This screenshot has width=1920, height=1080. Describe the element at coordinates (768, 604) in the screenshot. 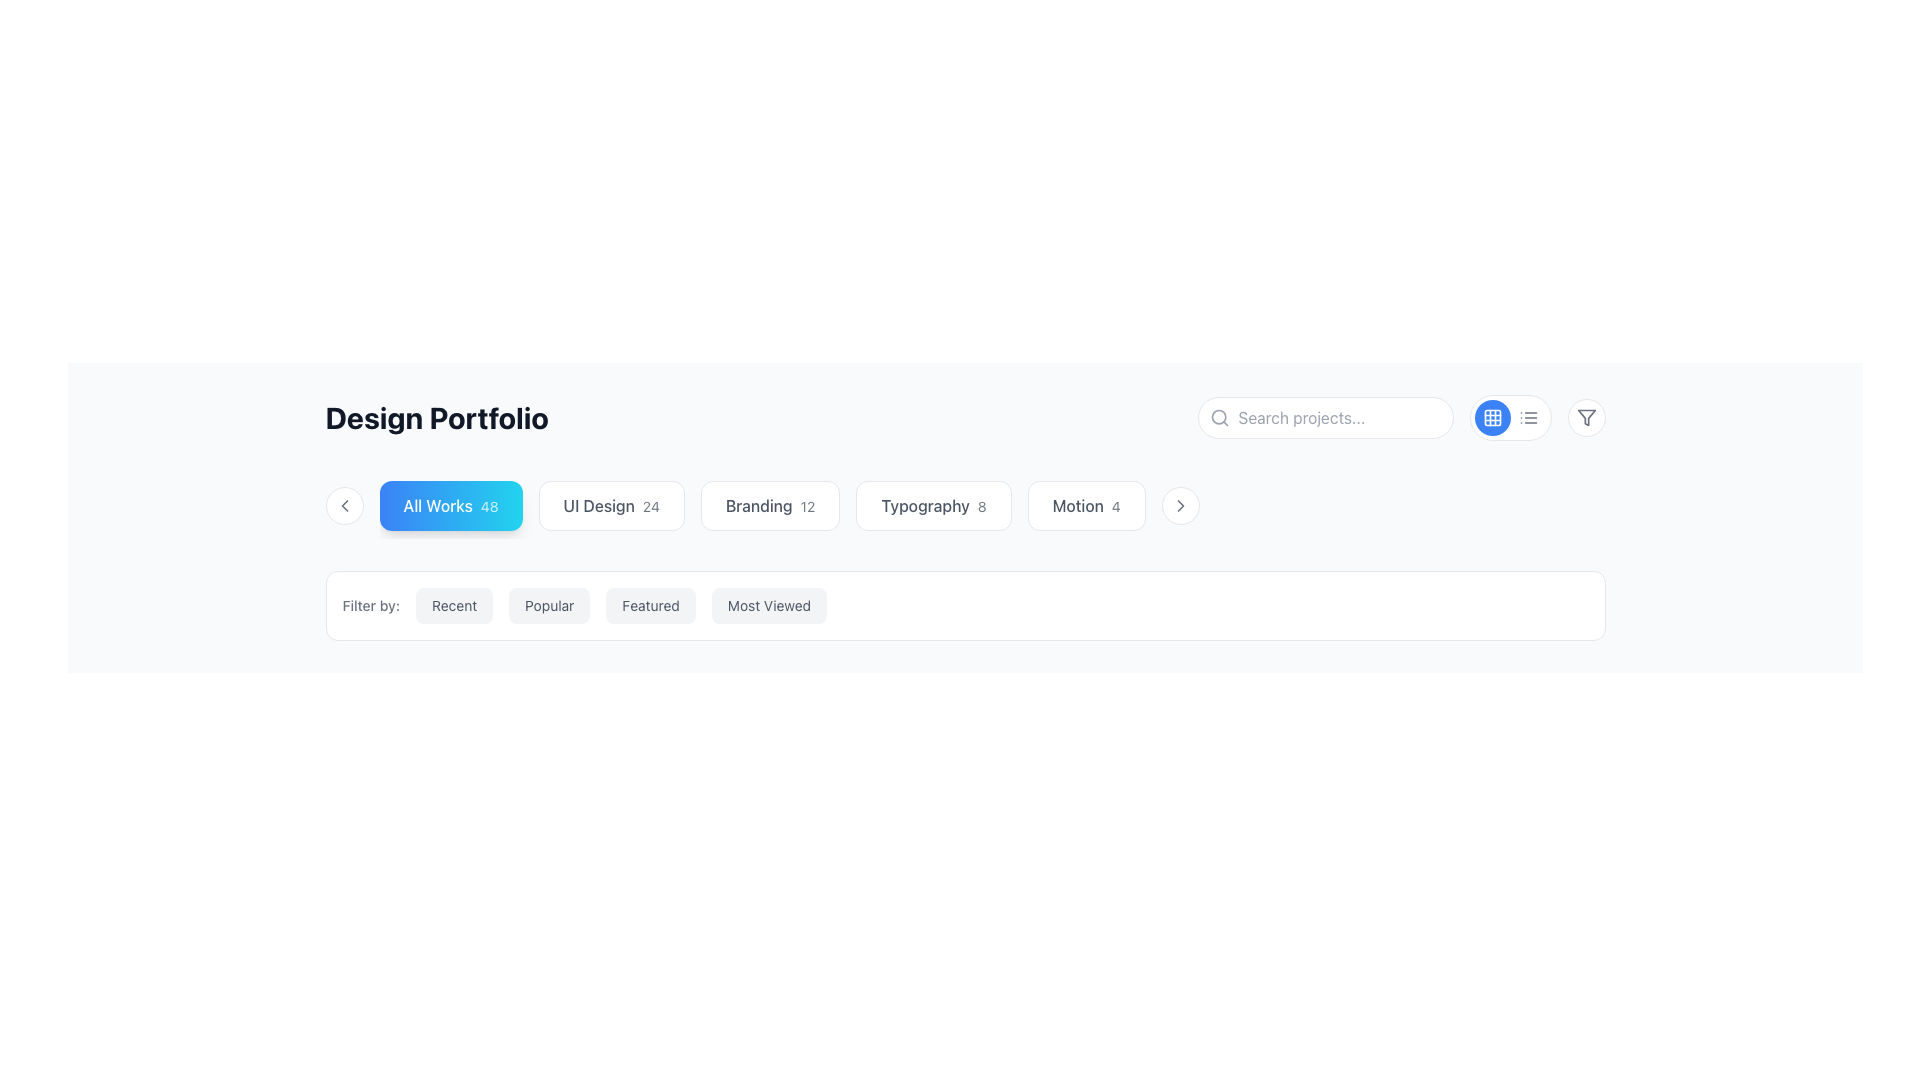

I see `the 'Most Viewed' interactive button in the filtering section` at that location.